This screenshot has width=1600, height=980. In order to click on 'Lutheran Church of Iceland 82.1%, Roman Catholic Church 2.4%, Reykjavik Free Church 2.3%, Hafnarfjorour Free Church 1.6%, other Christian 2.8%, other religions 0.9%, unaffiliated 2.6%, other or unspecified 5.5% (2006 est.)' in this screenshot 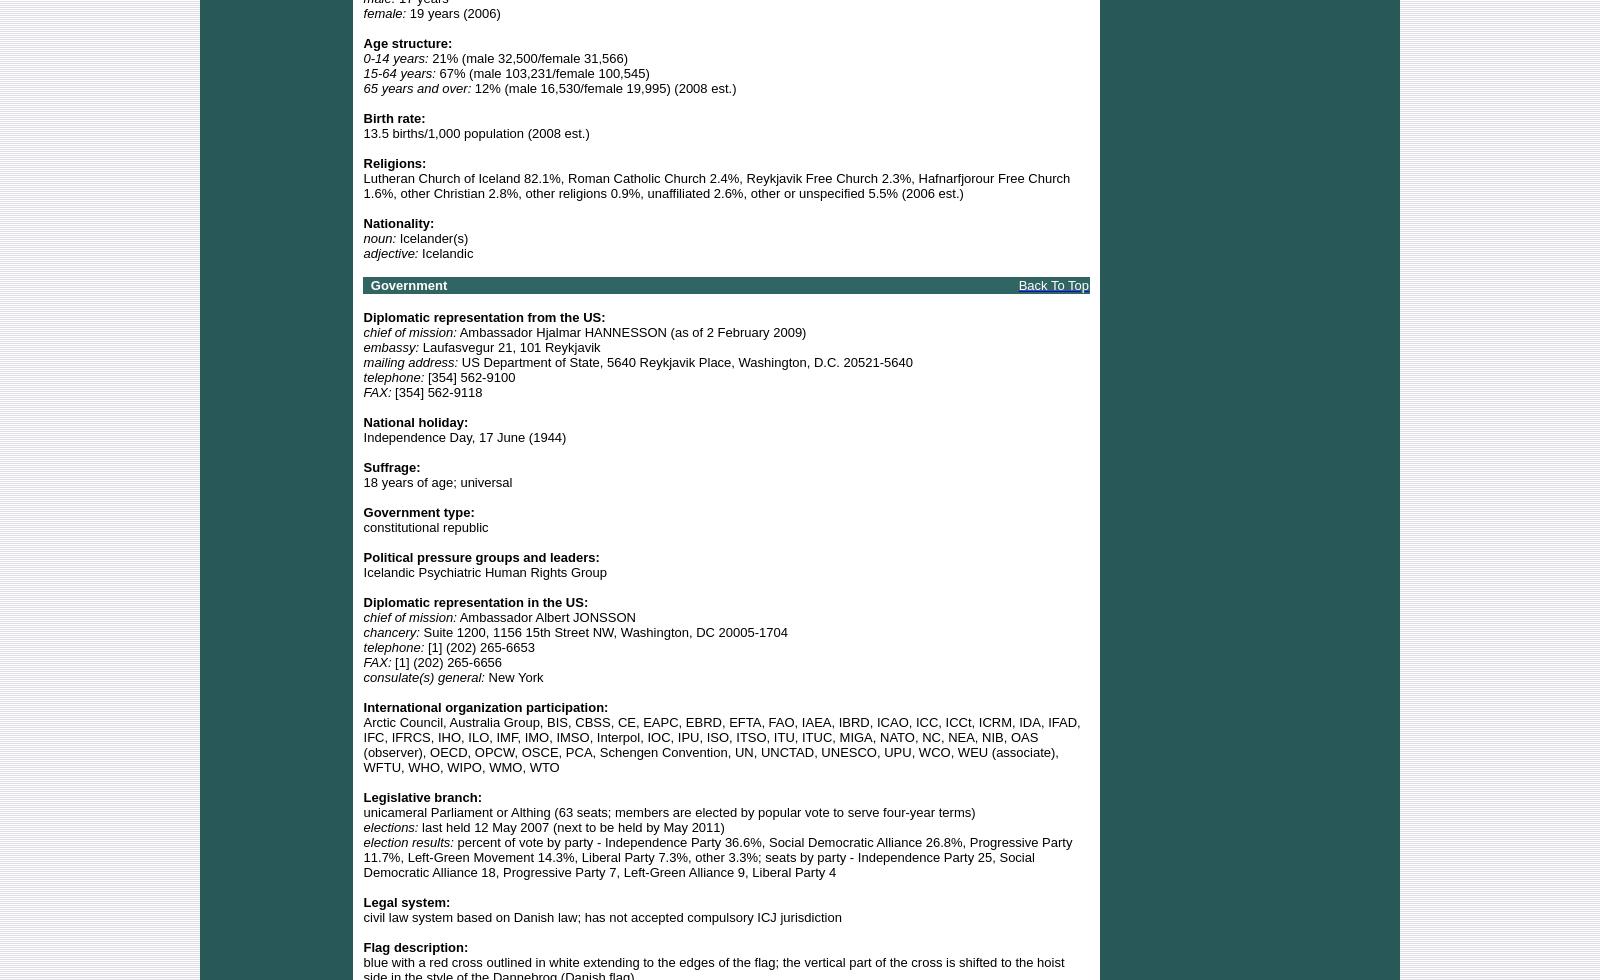, I will do `click(716, 185)`.